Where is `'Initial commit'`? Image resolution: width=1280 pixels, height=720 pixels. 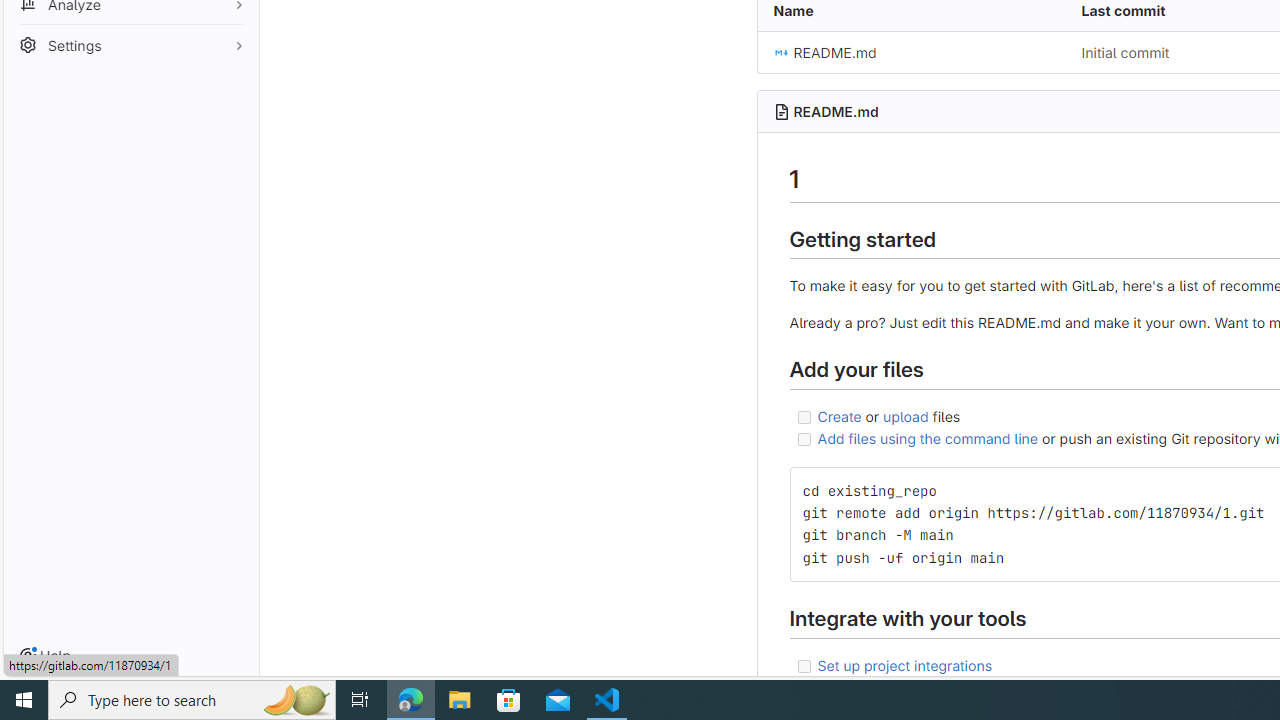
'Initial commit' is located at coordinates (1125, 51).